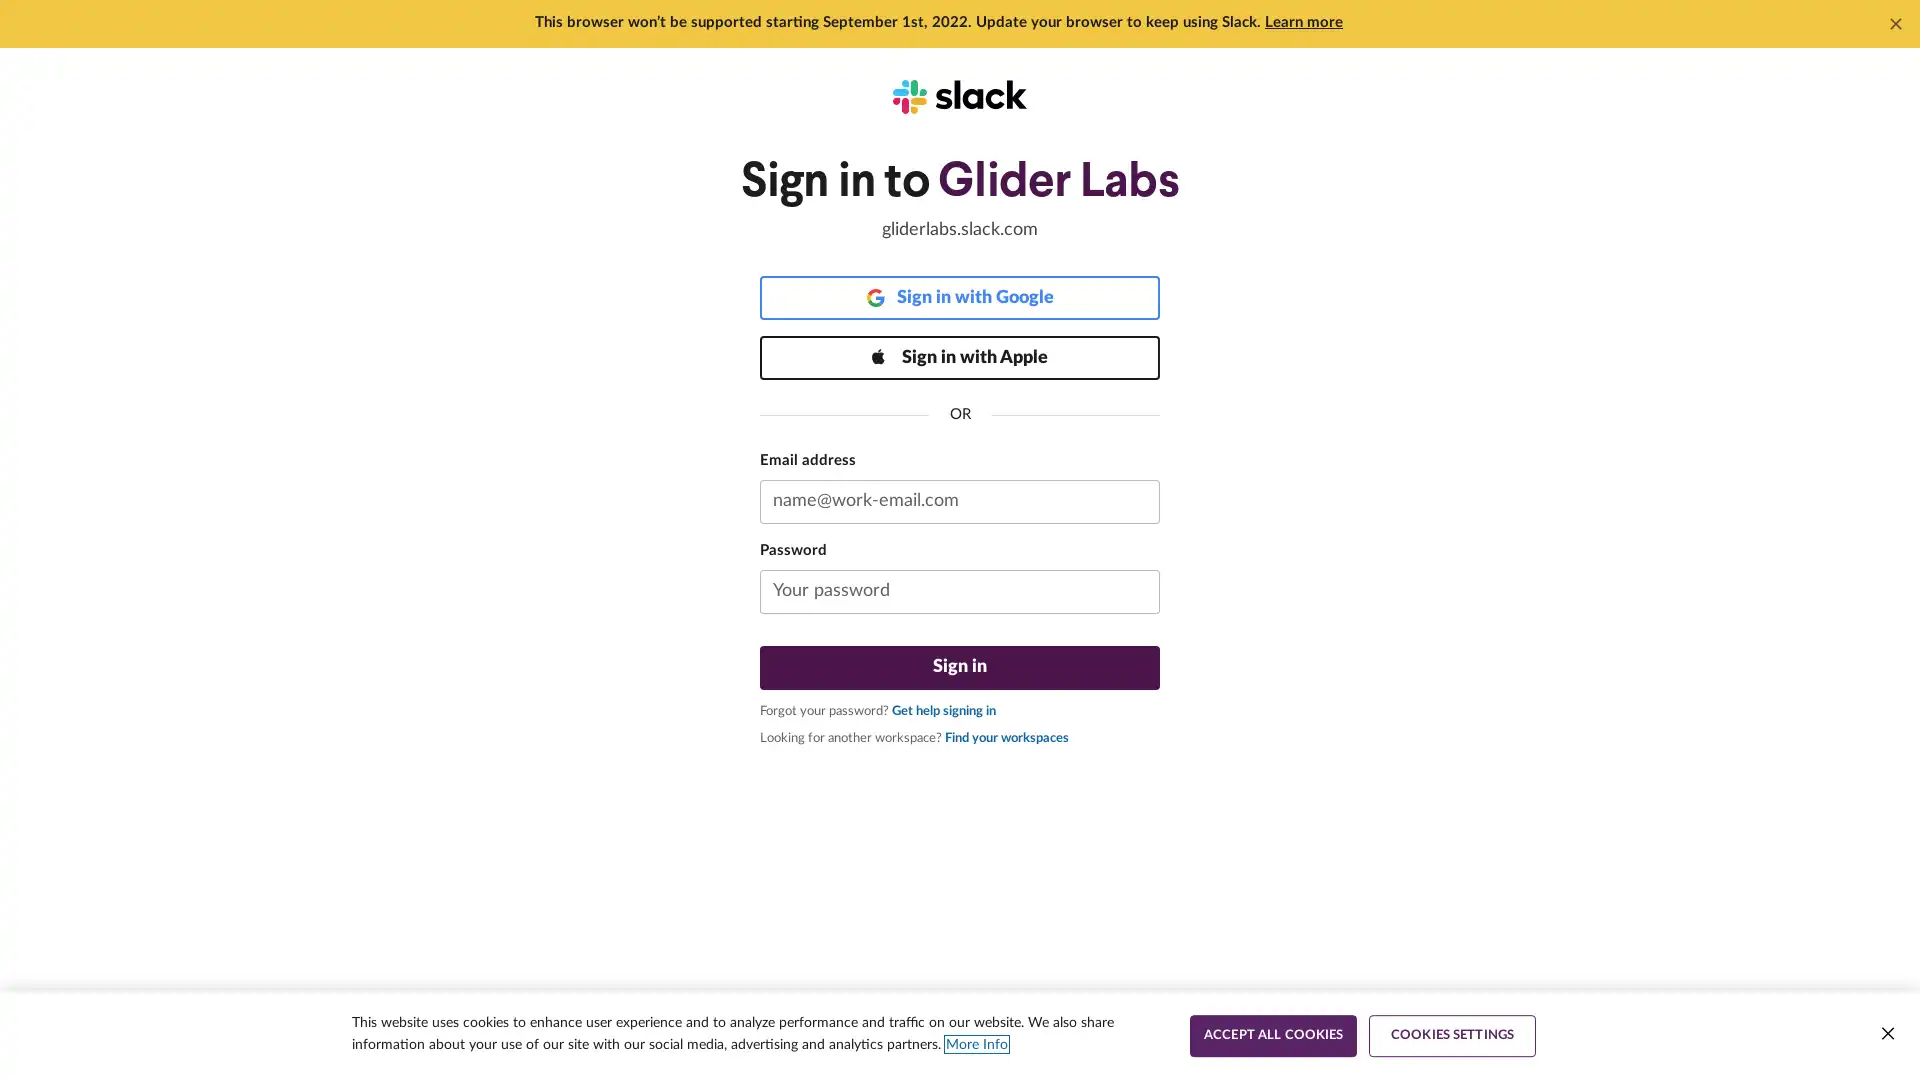  Describe the element at coordinates (1452, 1035) in the screenshot. I see `COOKIES SETTINGS` at that location.